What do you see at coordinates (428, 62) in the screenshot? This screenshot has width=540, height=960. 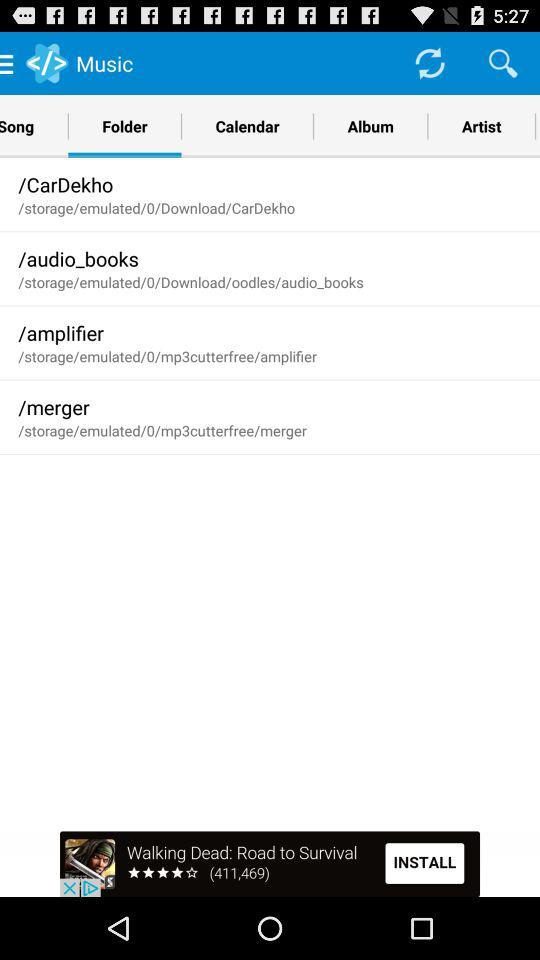 I see `shows refresh option` at bounding box center [428, 62].